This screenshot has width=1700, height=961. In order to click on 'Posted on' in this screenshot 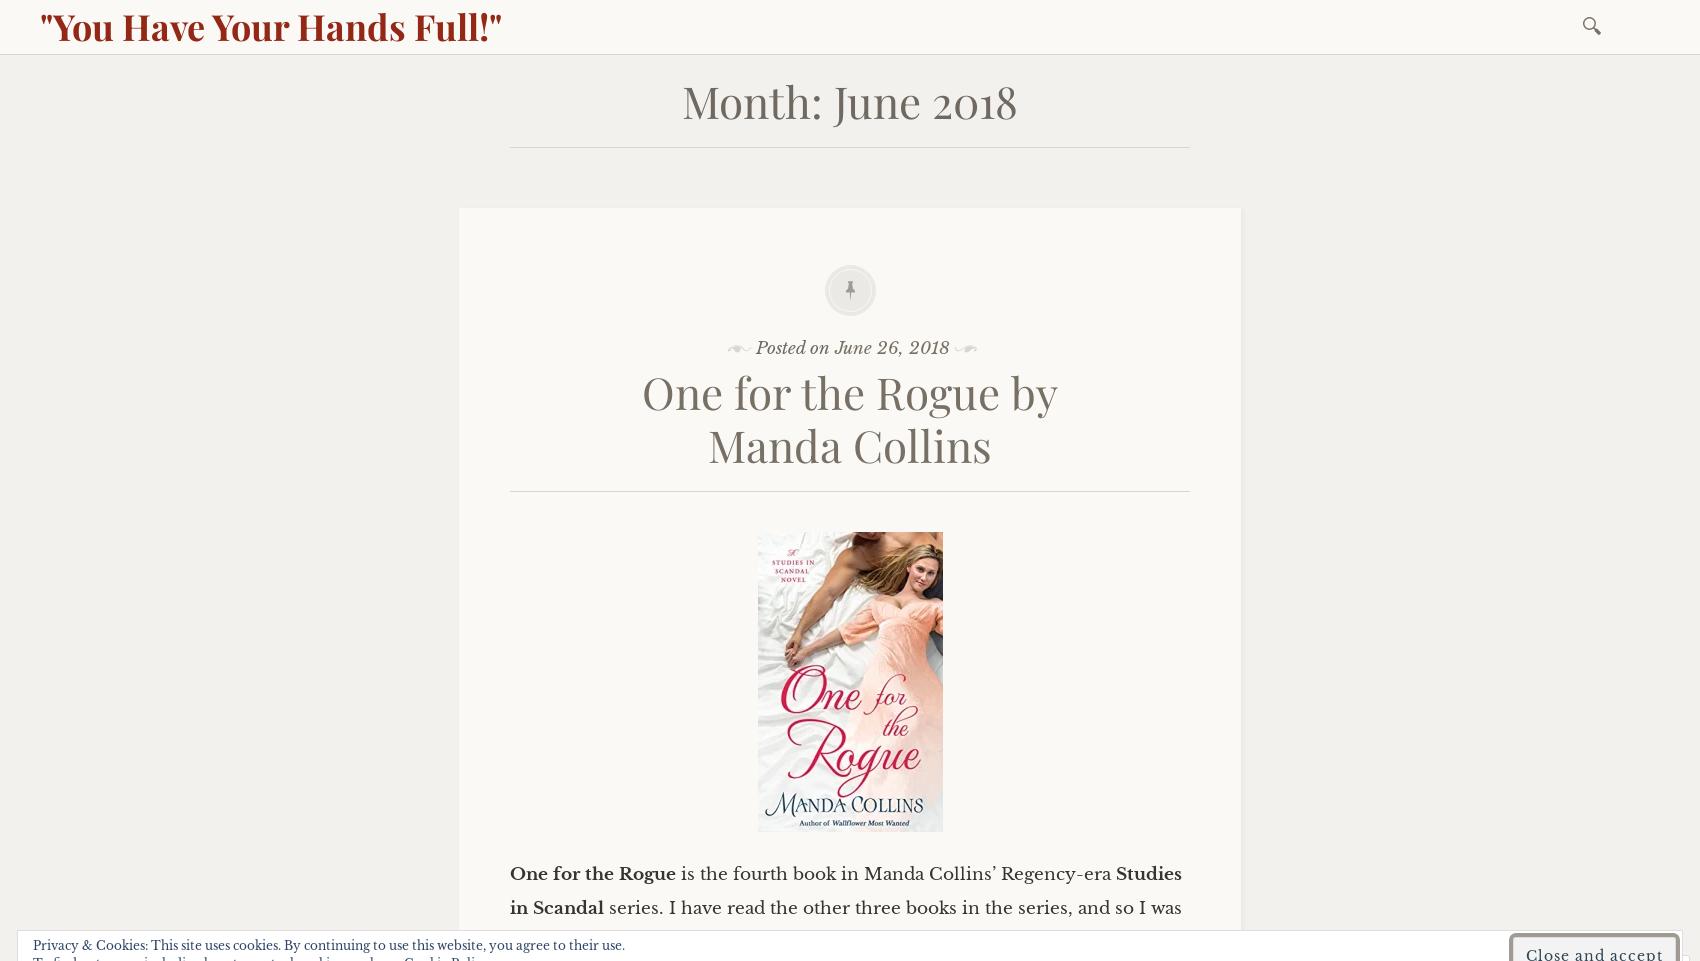, I will do `click(794, 347)`.